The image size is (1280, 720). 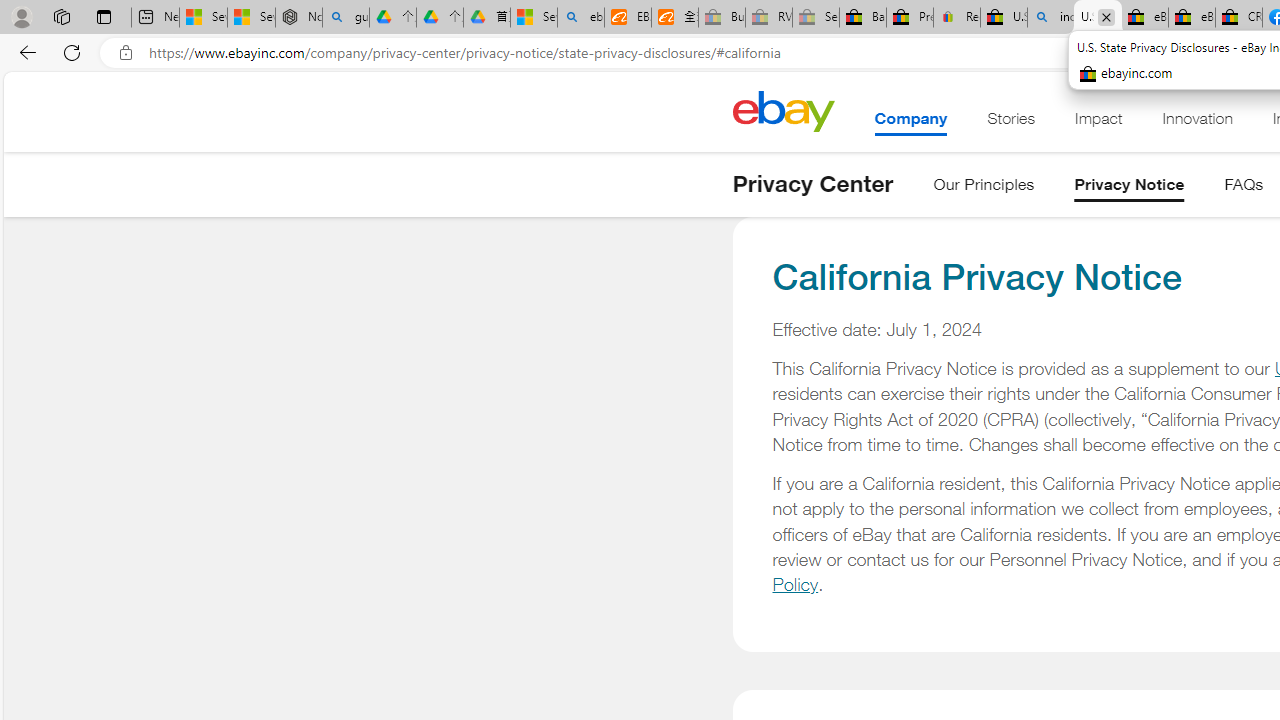 I want to click on 'Our Principles', so click(x=984, y=188).